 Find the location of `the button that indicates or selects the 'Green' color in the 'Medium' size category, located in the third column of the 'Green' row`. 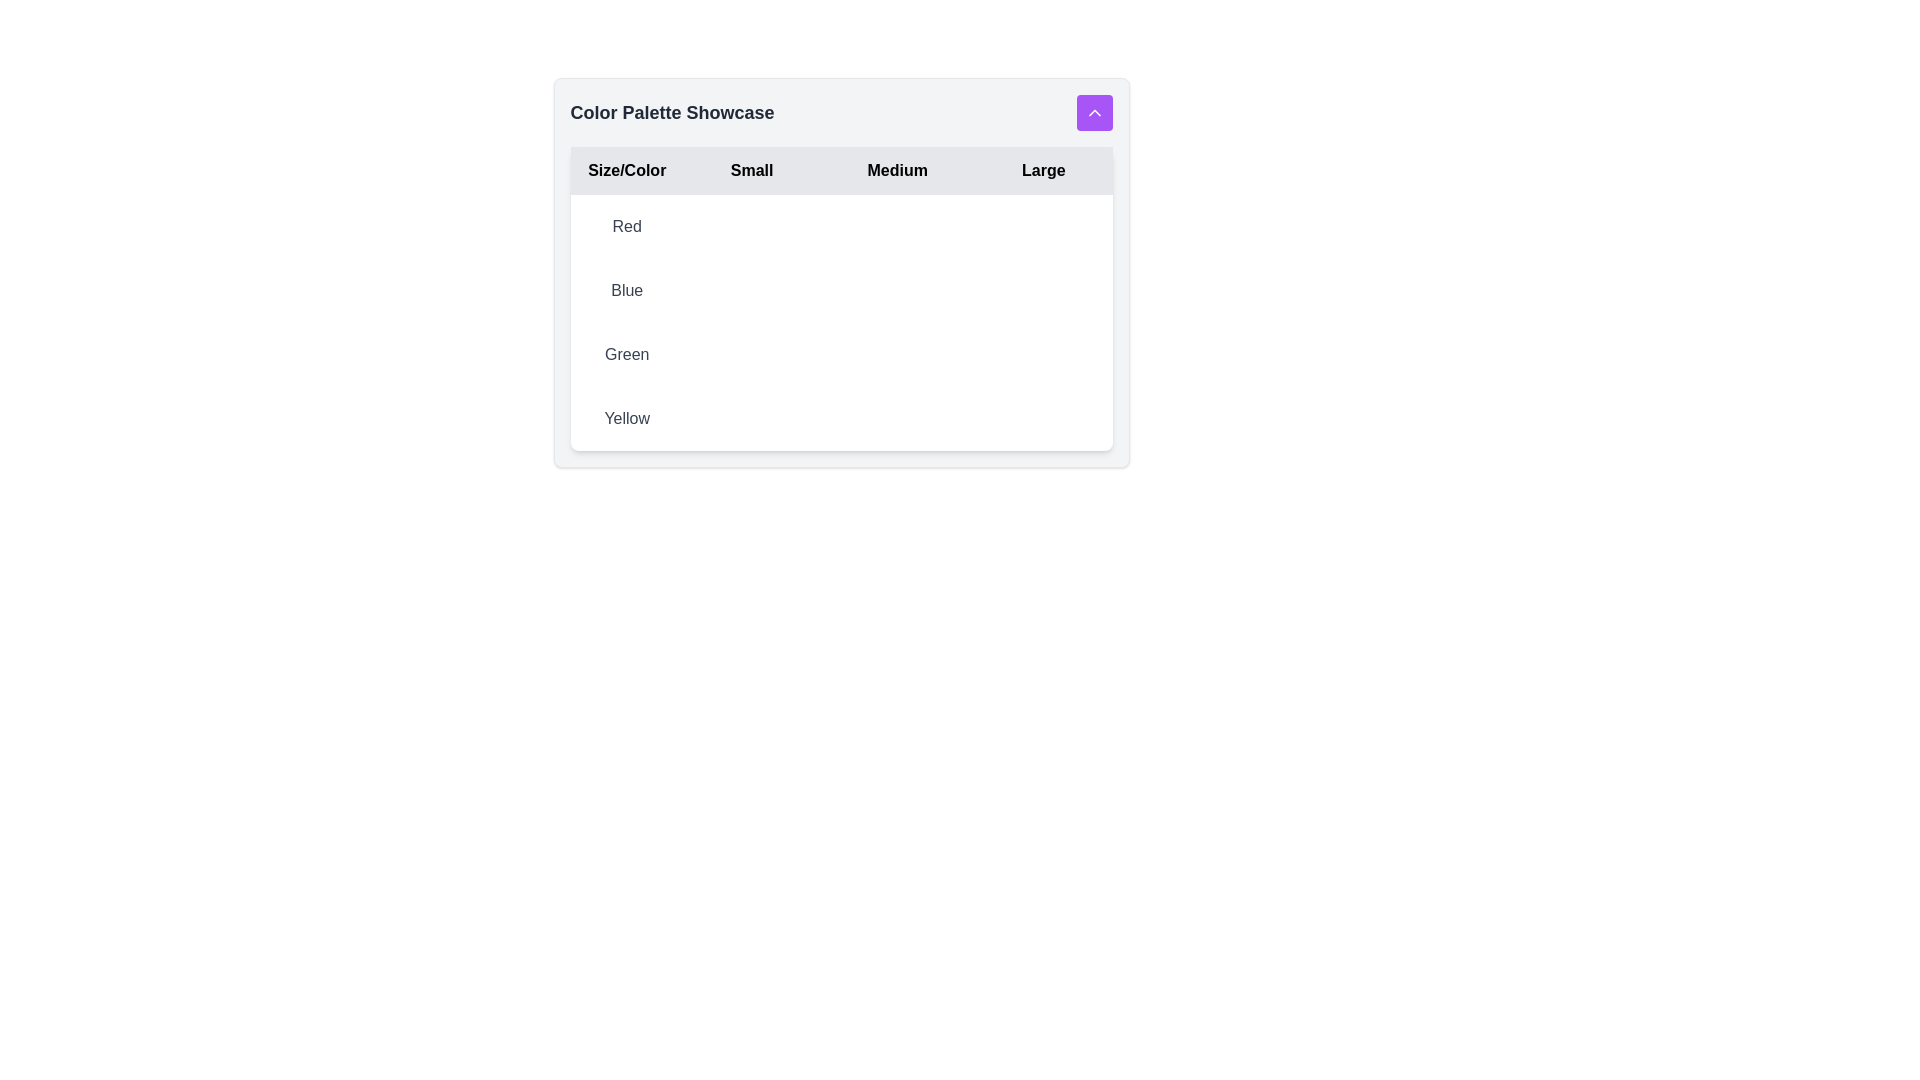

the button that indicates or selects the 'Green' color in the 'Medium' size category, located in the third column of the 'Green' row is located at coordinates (896, 353).